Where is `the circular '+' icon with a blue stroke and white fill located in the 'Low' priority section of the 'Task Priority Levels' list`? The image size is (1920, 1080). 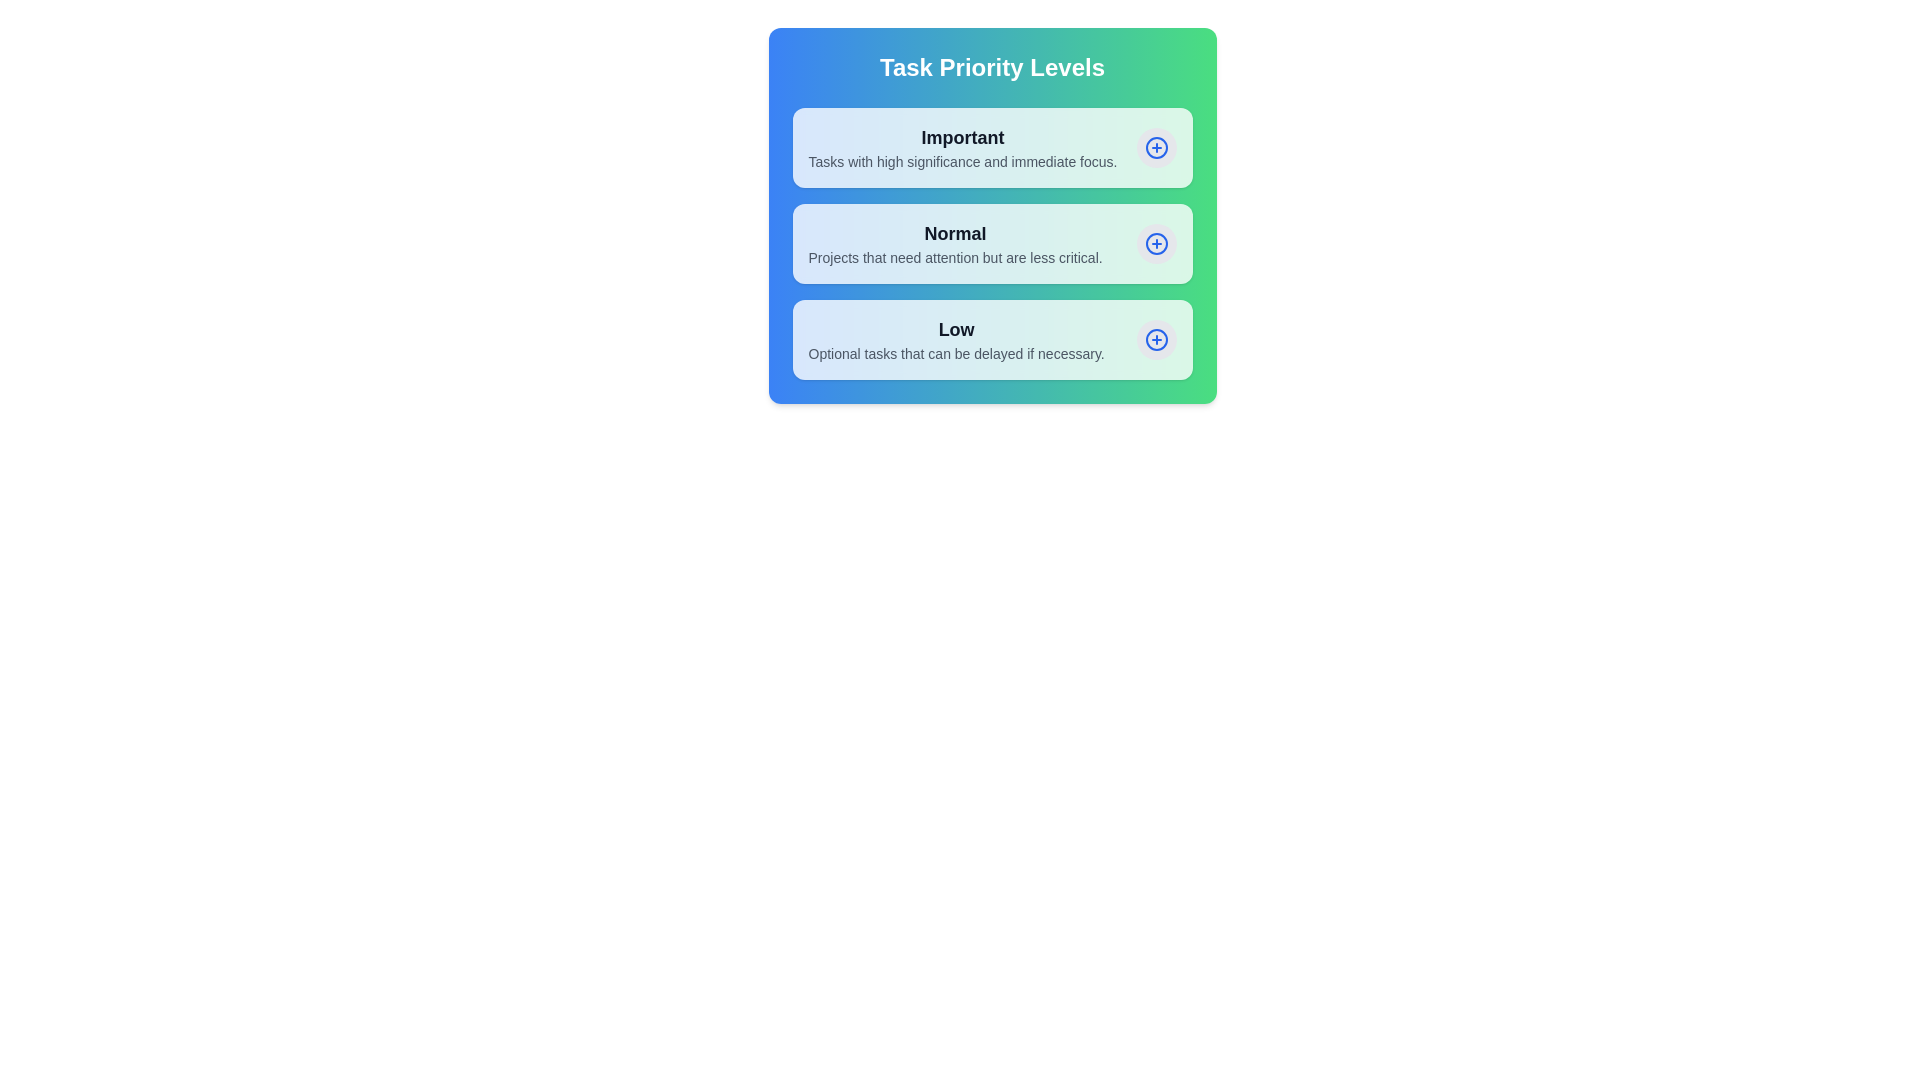
the circular '+' icon with a blue stroke and white fill located in the 'Low' priority section of the 'Task Priority Levels' list is located at coordinates (1156, 338).